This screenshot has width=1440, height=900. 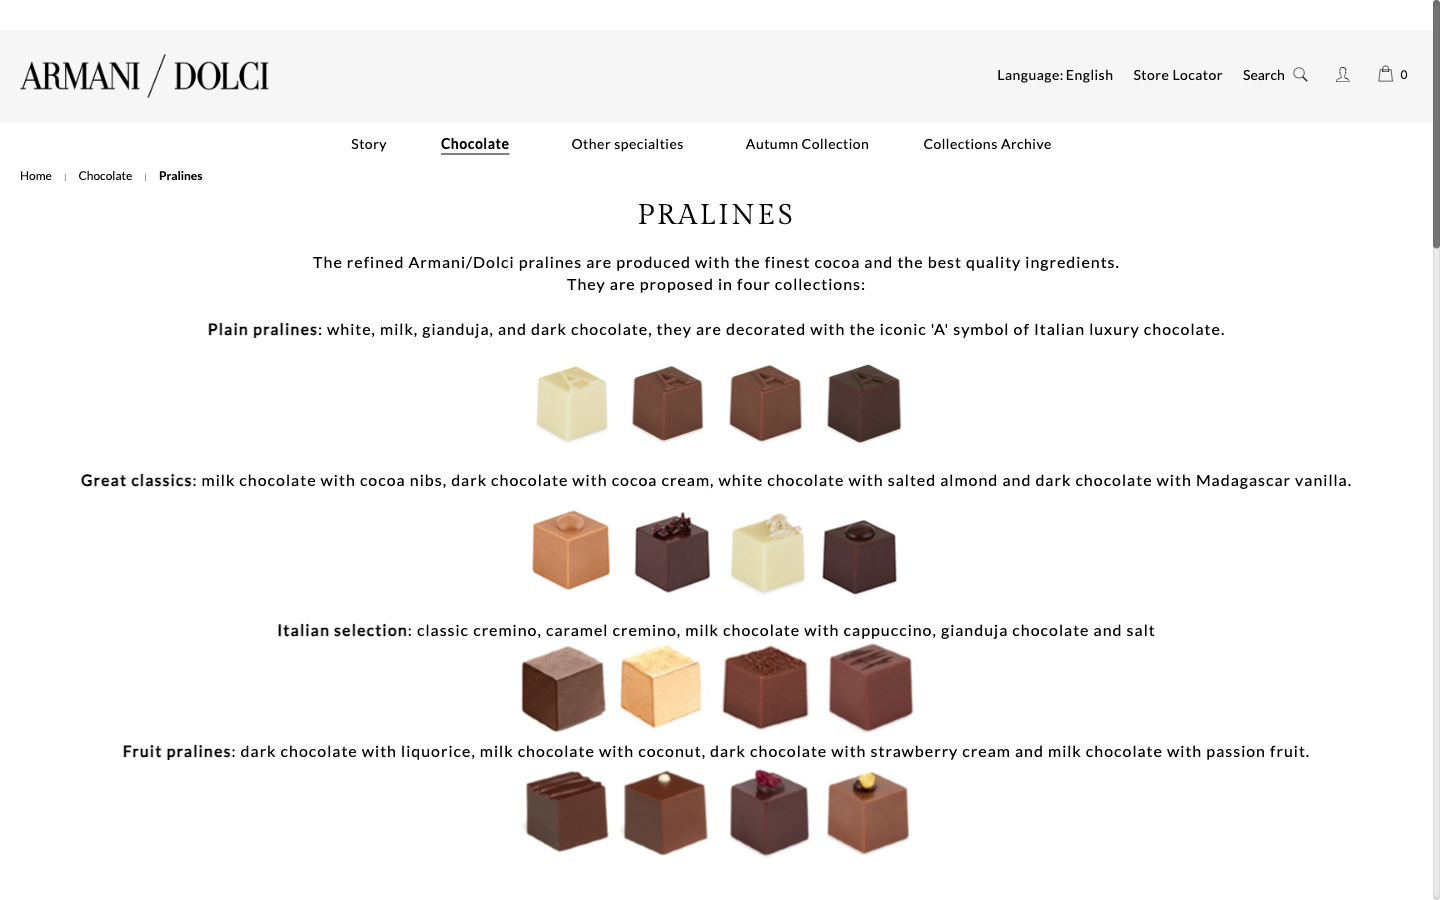 I want to click on the autumn assortment of chocolates, so click(x=807, y=144).